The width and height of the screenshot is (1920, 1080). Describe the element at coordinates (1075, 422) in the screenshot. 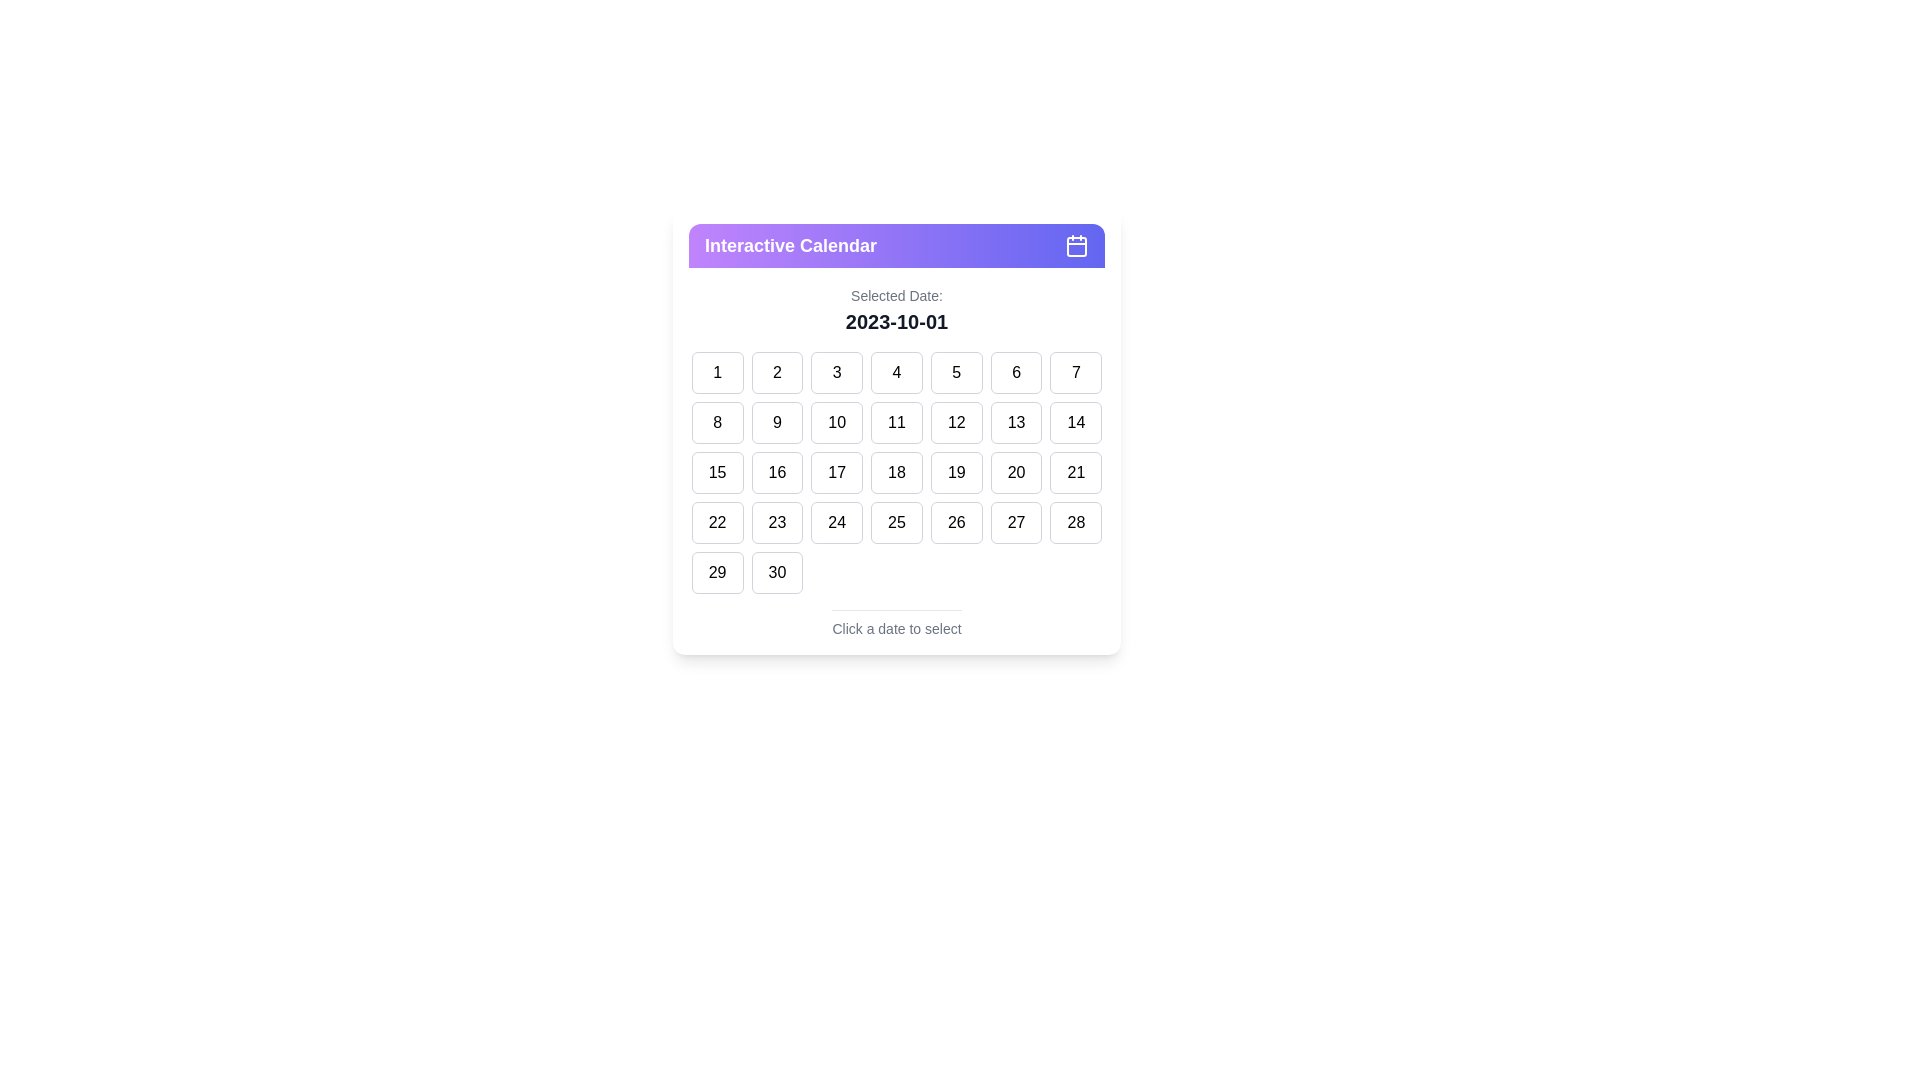

I see `the button labeled '14' located in the second row and seventh column of the calendar layout to trigger the visual feedback effect` at that location.